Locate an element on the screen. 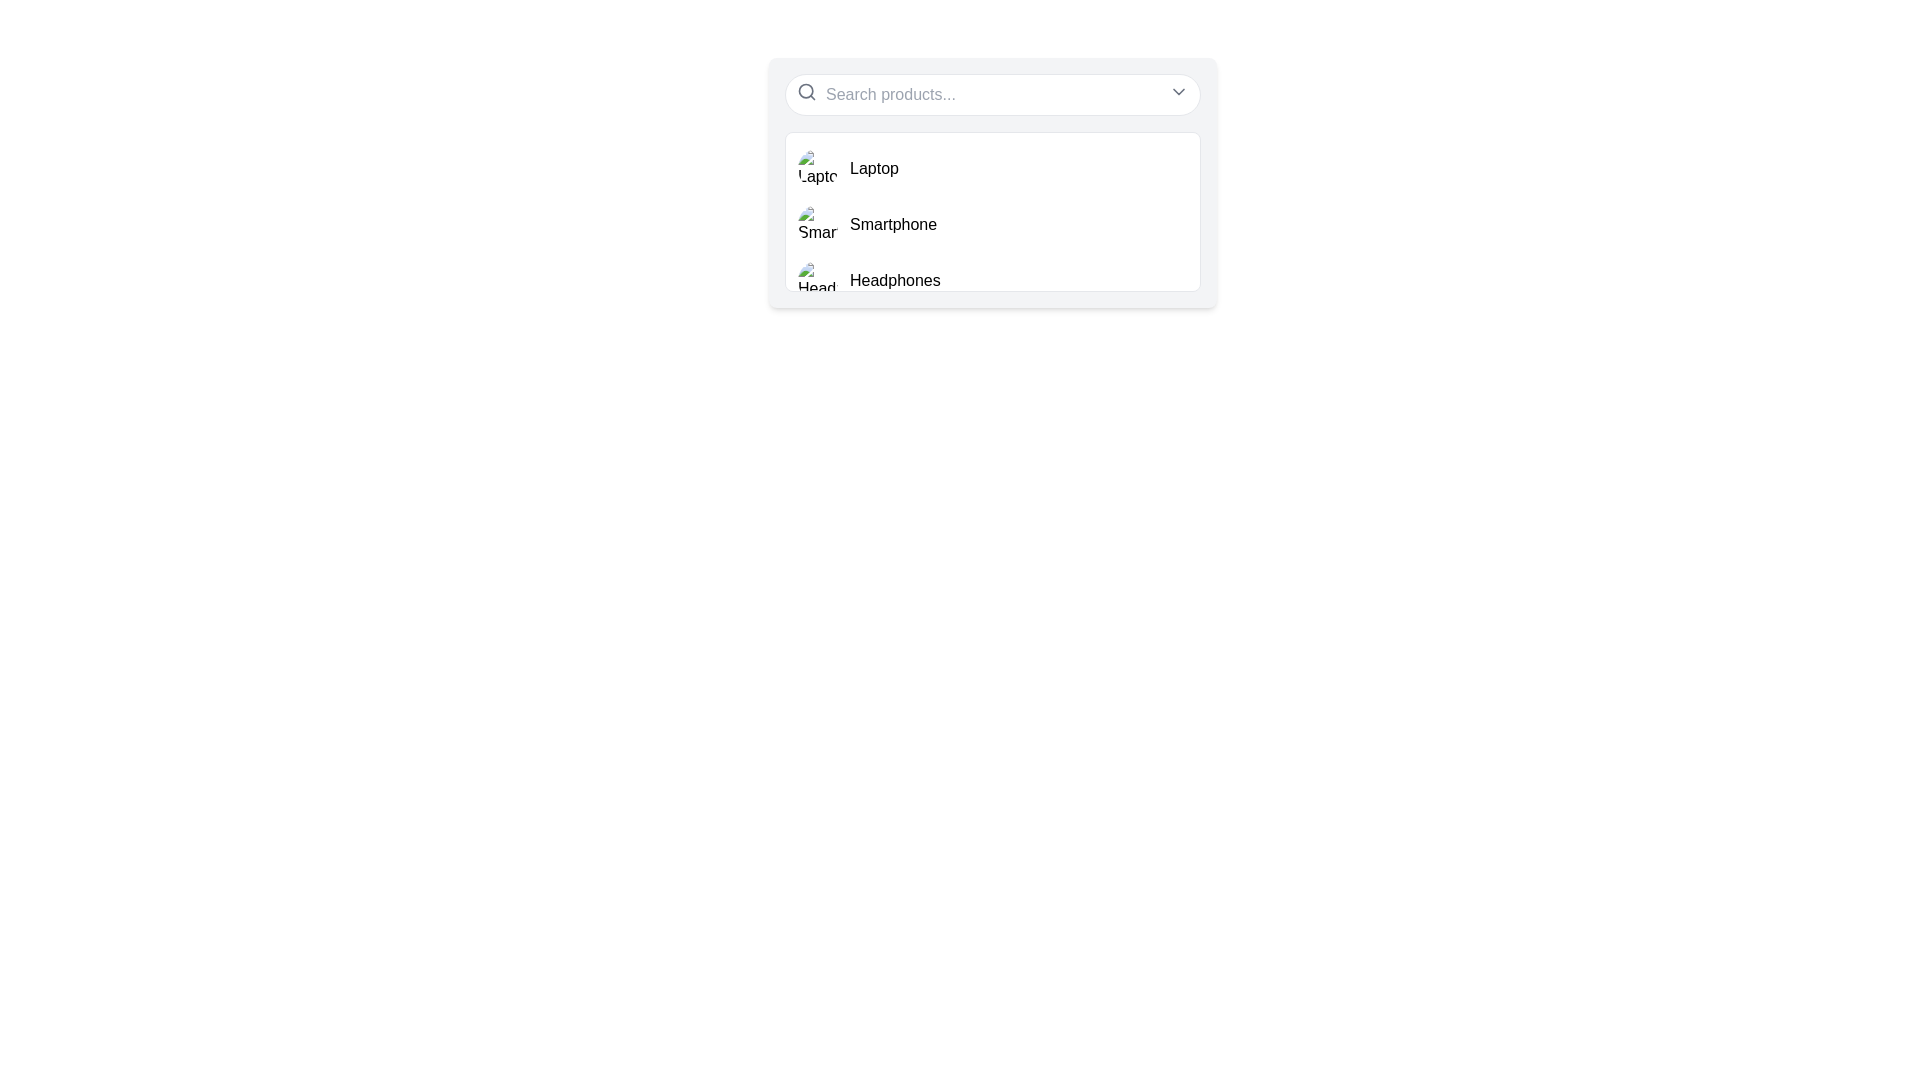 Image resolution: width=1920 pixels, height=1080 pixels. the third row dropdown list item labeled 'Headphones' is located at coordinates (993, 281).